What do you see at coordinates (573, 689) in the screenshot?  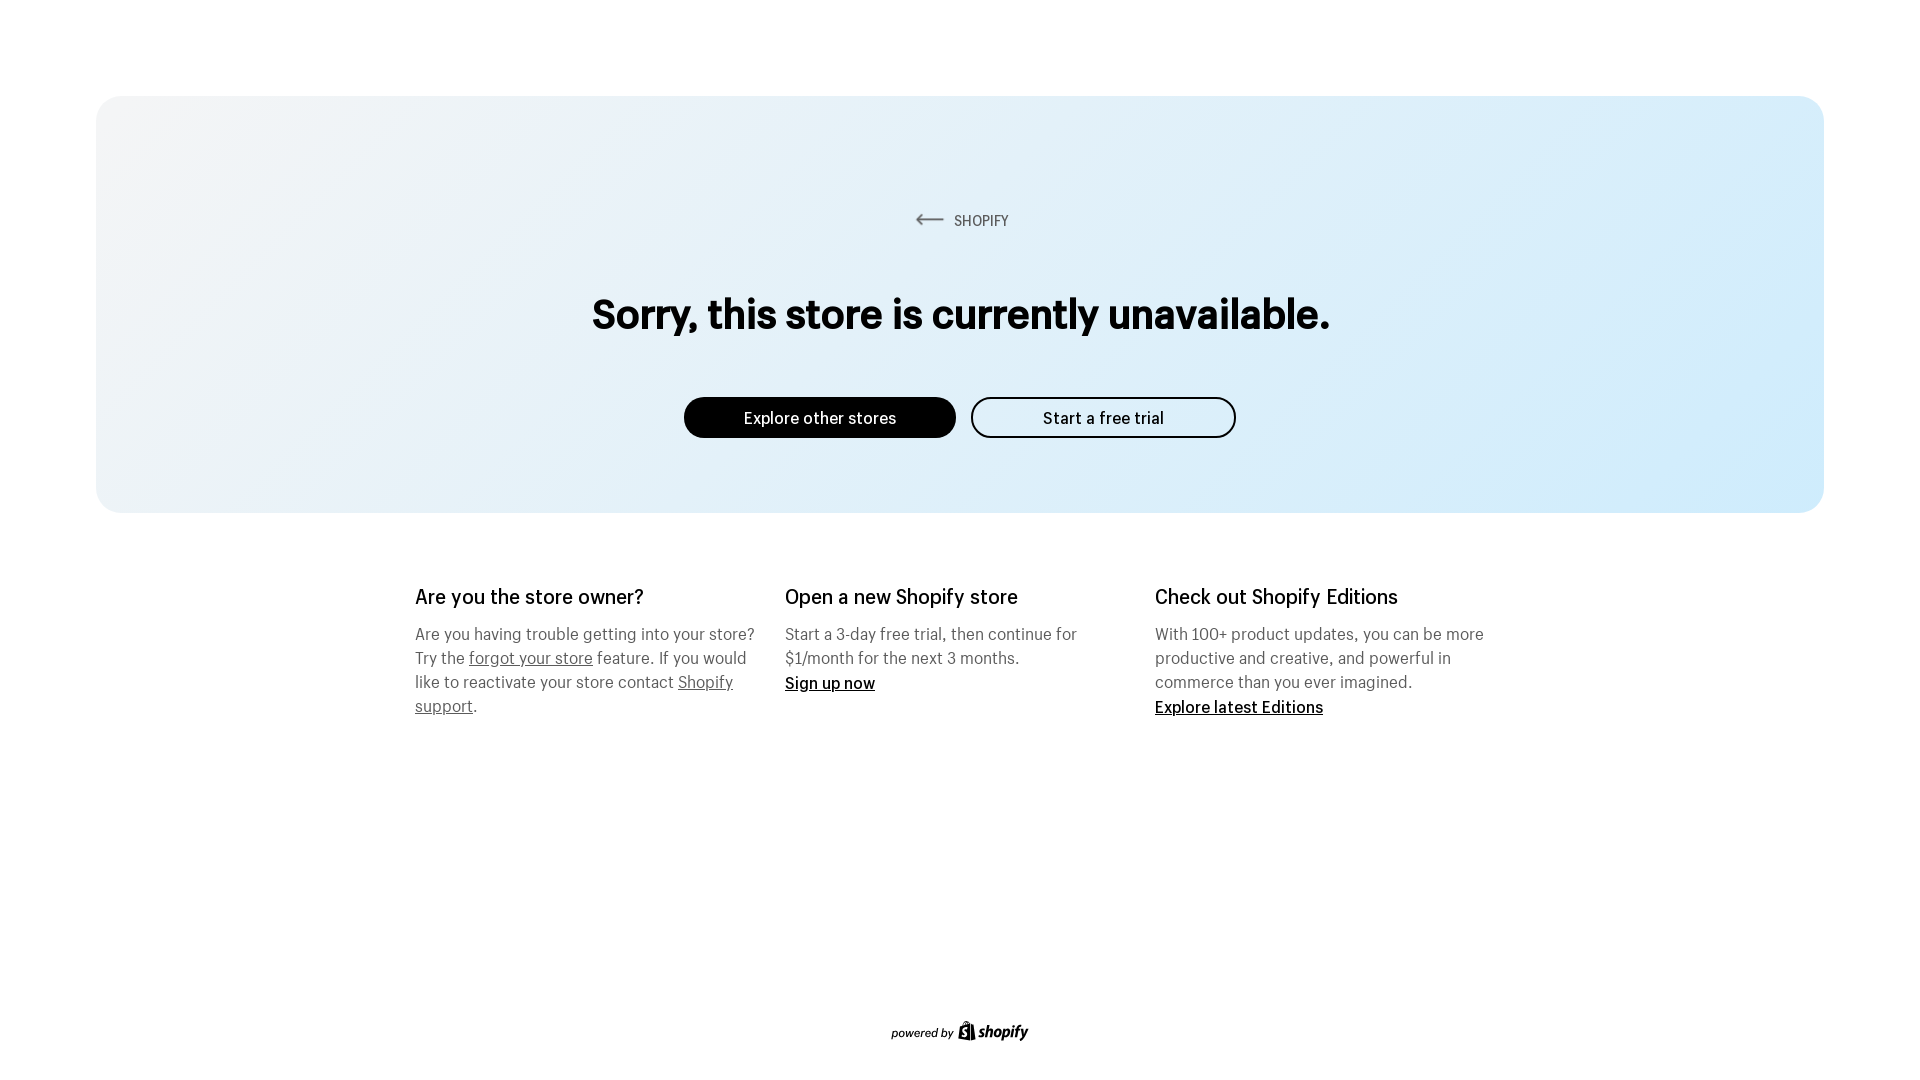 I see `'Shopify support'` at bounding box center [573, 689].